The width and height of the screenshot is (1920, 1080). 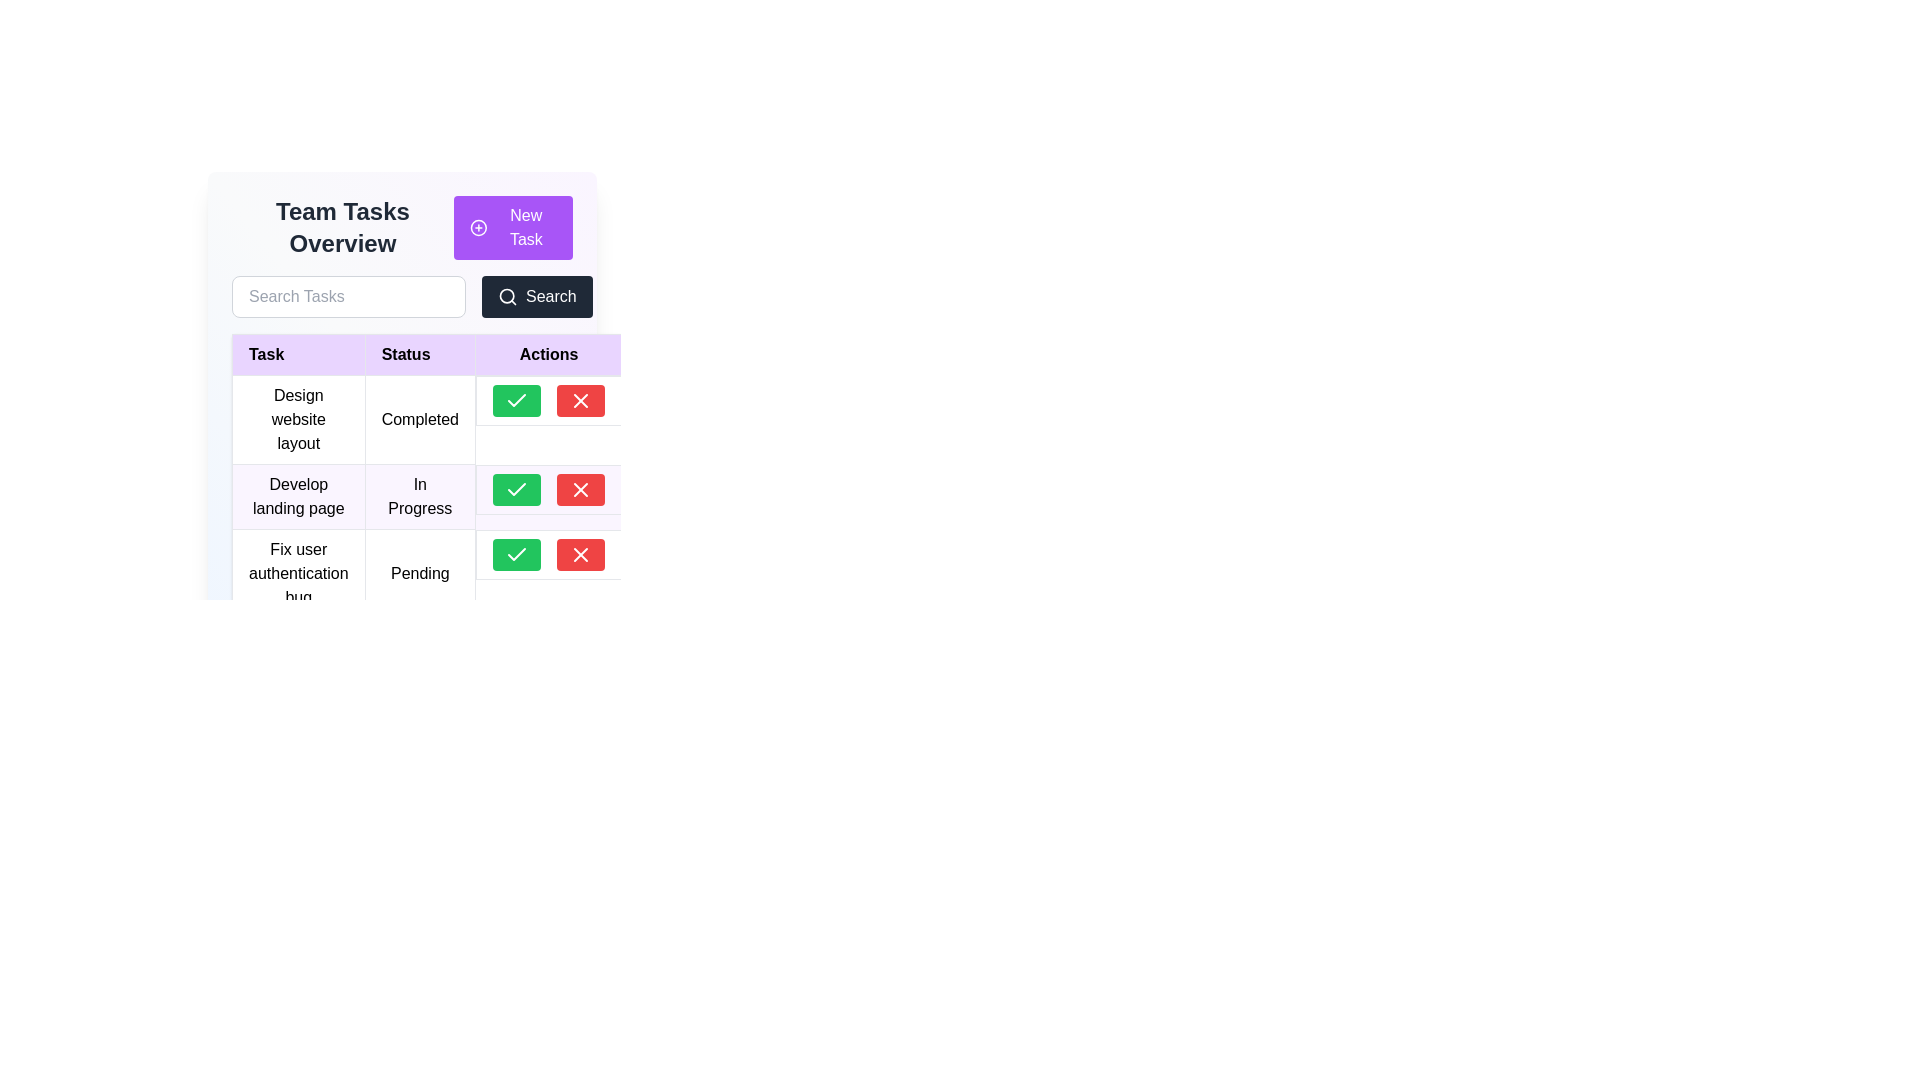 What do you see at coordinates (537, 297) in the screenshot?
I see `the search button located to the right of the 'Search Tasks' input field` at bounding box center [537, 297].